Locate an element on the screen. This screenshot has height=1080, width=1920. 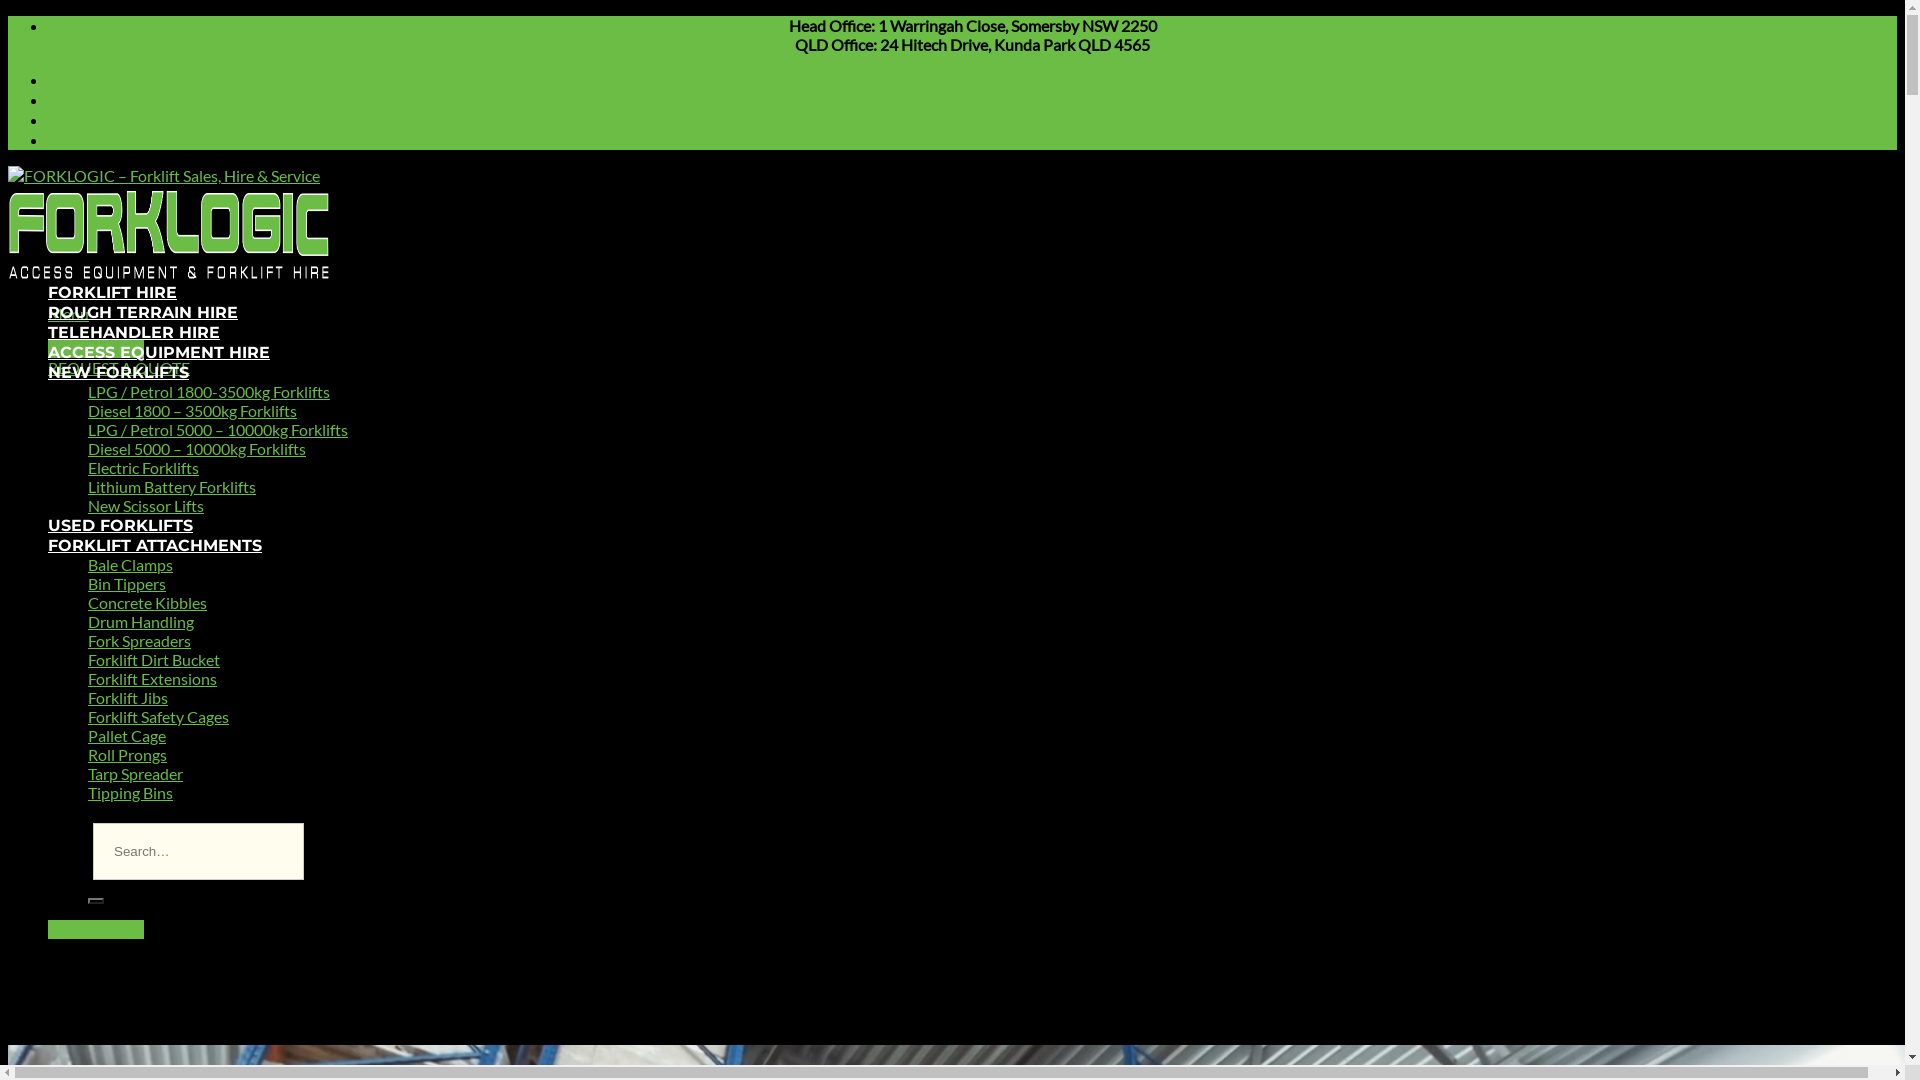
'Forklift Jibs' is located at coordinates (127, 696).